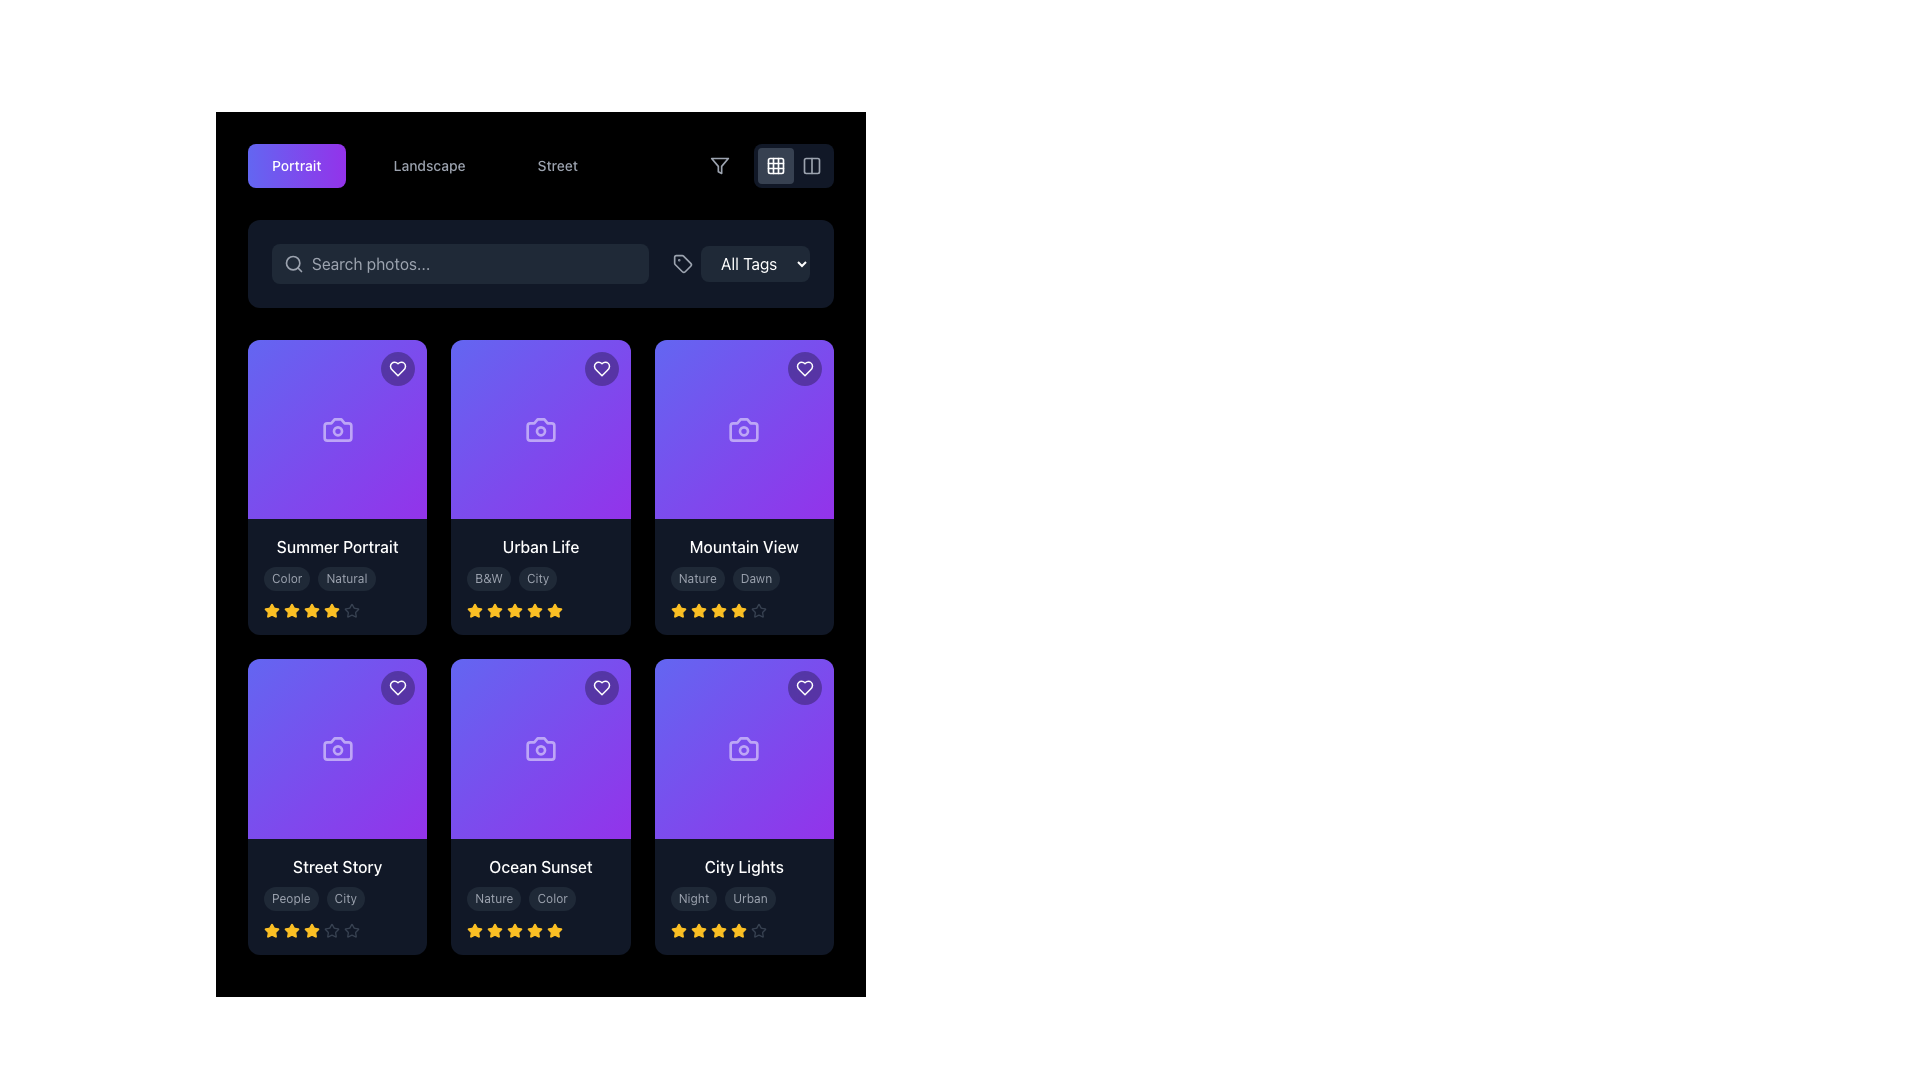 The image size is (1920, 1080). Describe the element at coordinates (555, 610) in the screenshot. I see `the fifth star in the rating system below the 'Urban Life' card to interact with it` at that location.